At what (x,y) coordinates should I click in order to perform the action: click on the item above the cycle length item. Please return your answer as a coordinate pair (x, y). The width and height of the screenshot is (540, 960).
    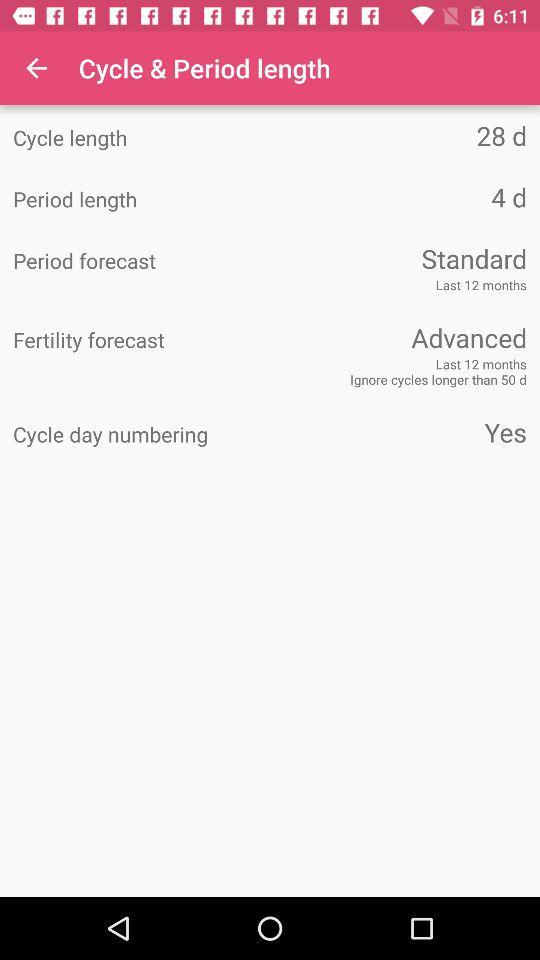
    Looking at the image, I should click on (36, 68).